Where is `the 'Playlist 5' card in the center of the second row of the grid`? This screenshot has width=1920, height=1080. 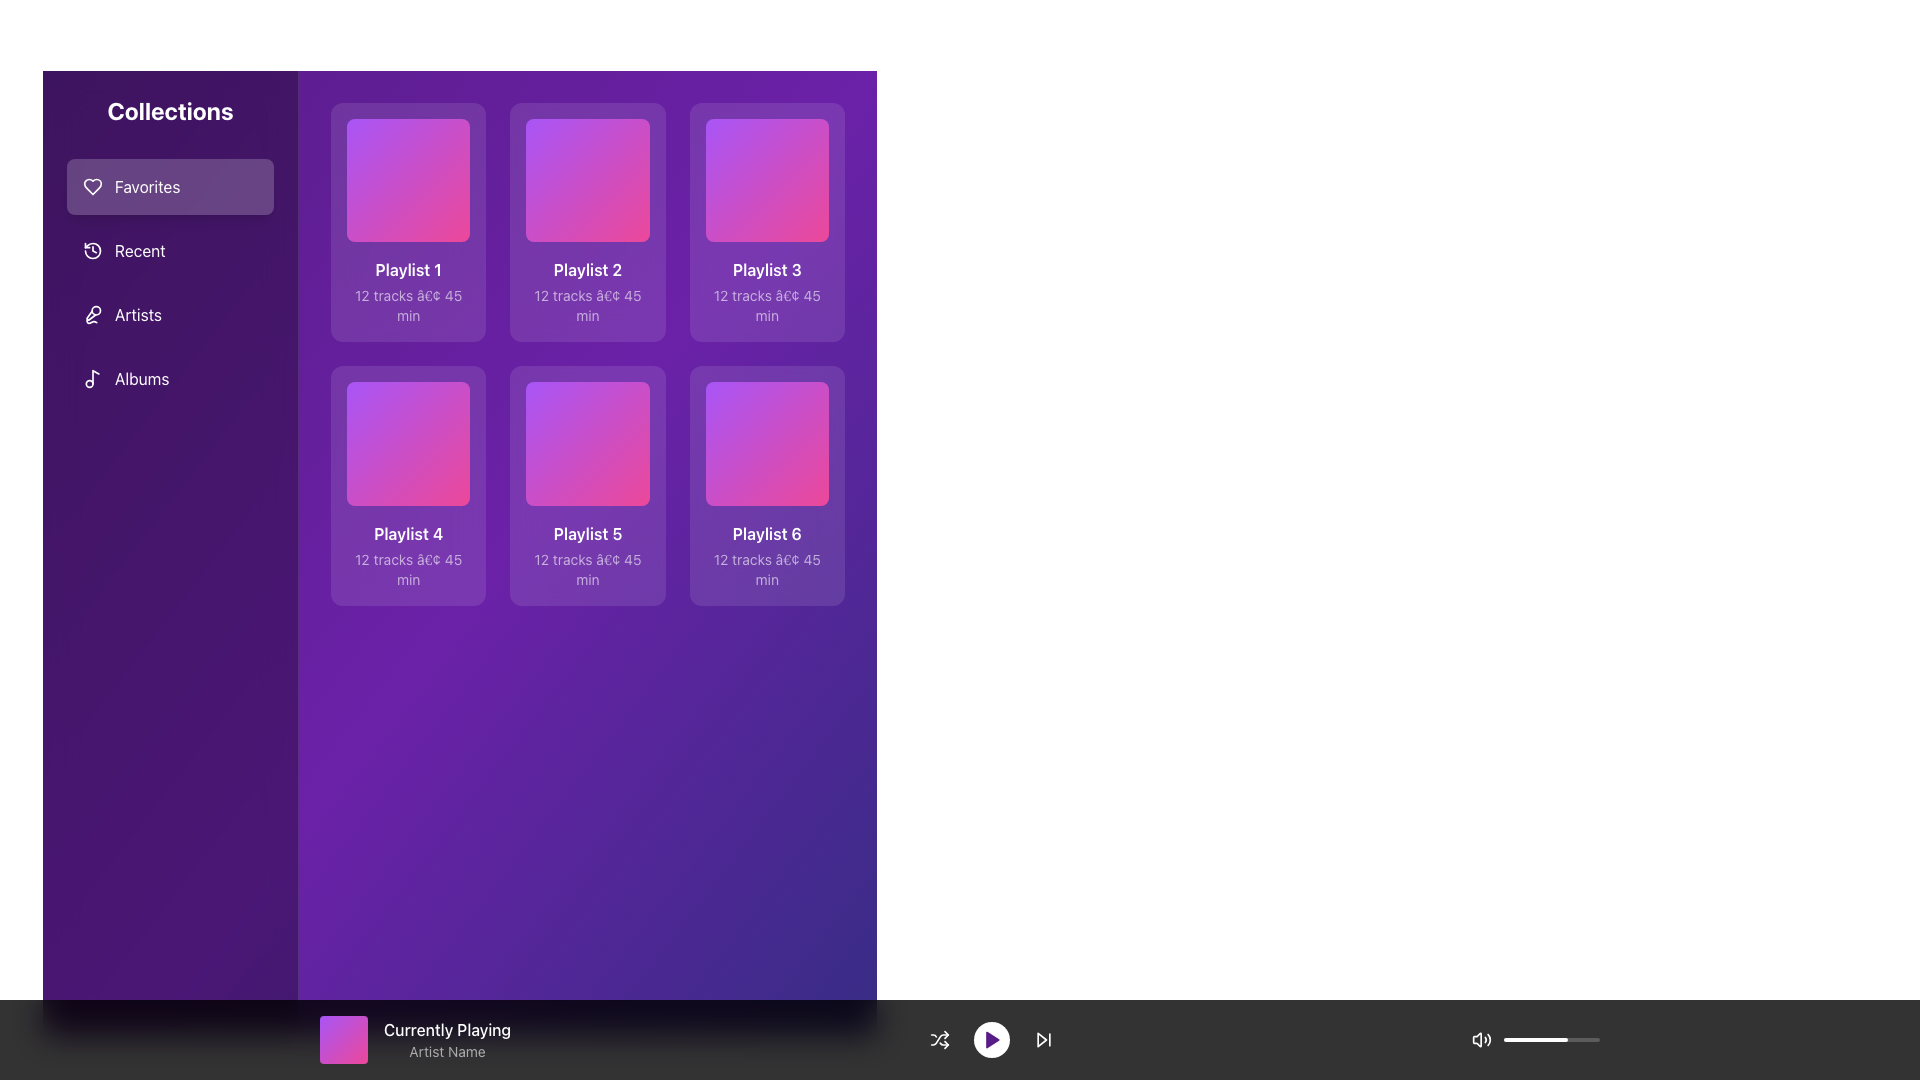
the 'Playlist 5' card in the center of the second row of the grid is located at coordinates (586, 486).